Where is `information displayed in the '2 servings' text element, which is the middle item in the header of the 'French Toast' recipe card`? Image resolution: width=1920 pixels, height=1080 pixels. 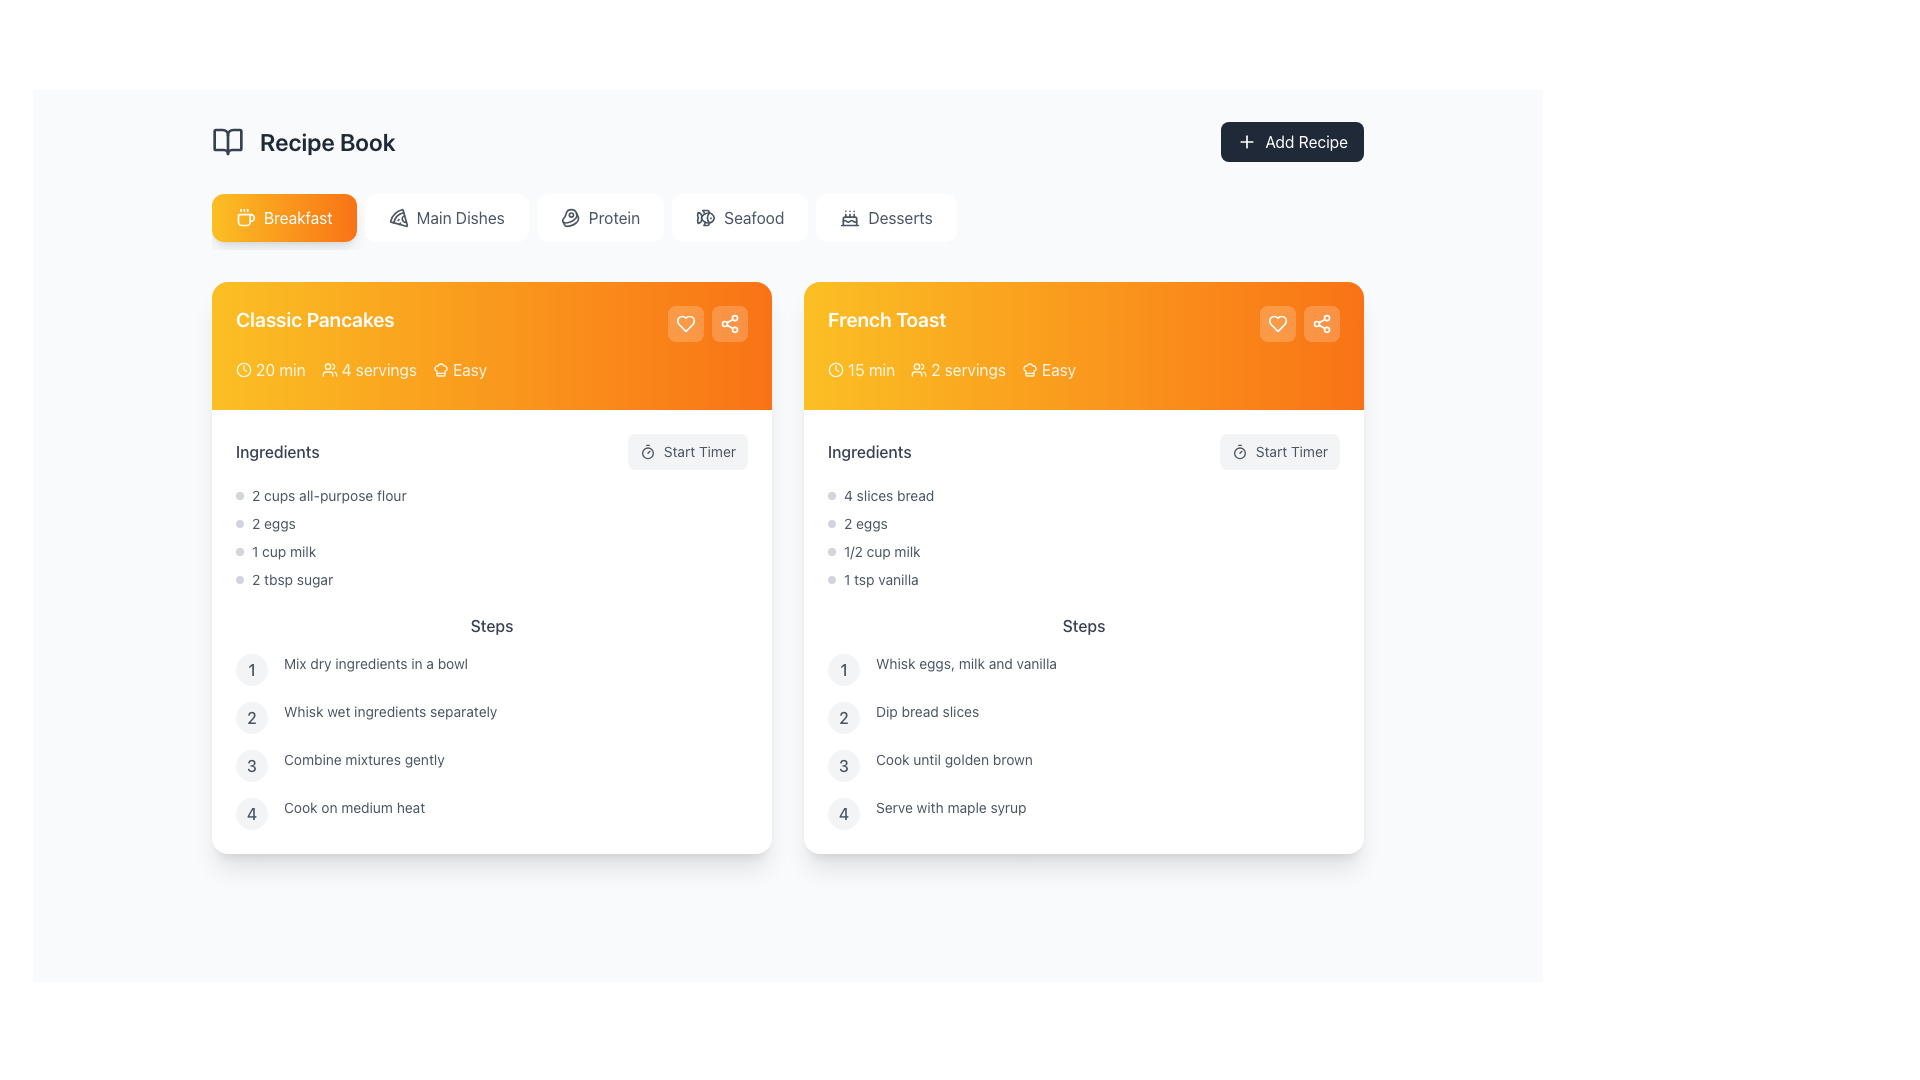 information displayed in the '2 servings' text element, which is the middle item in the header of the 'French Toast' recipe card is located at coordinates (957, 370).